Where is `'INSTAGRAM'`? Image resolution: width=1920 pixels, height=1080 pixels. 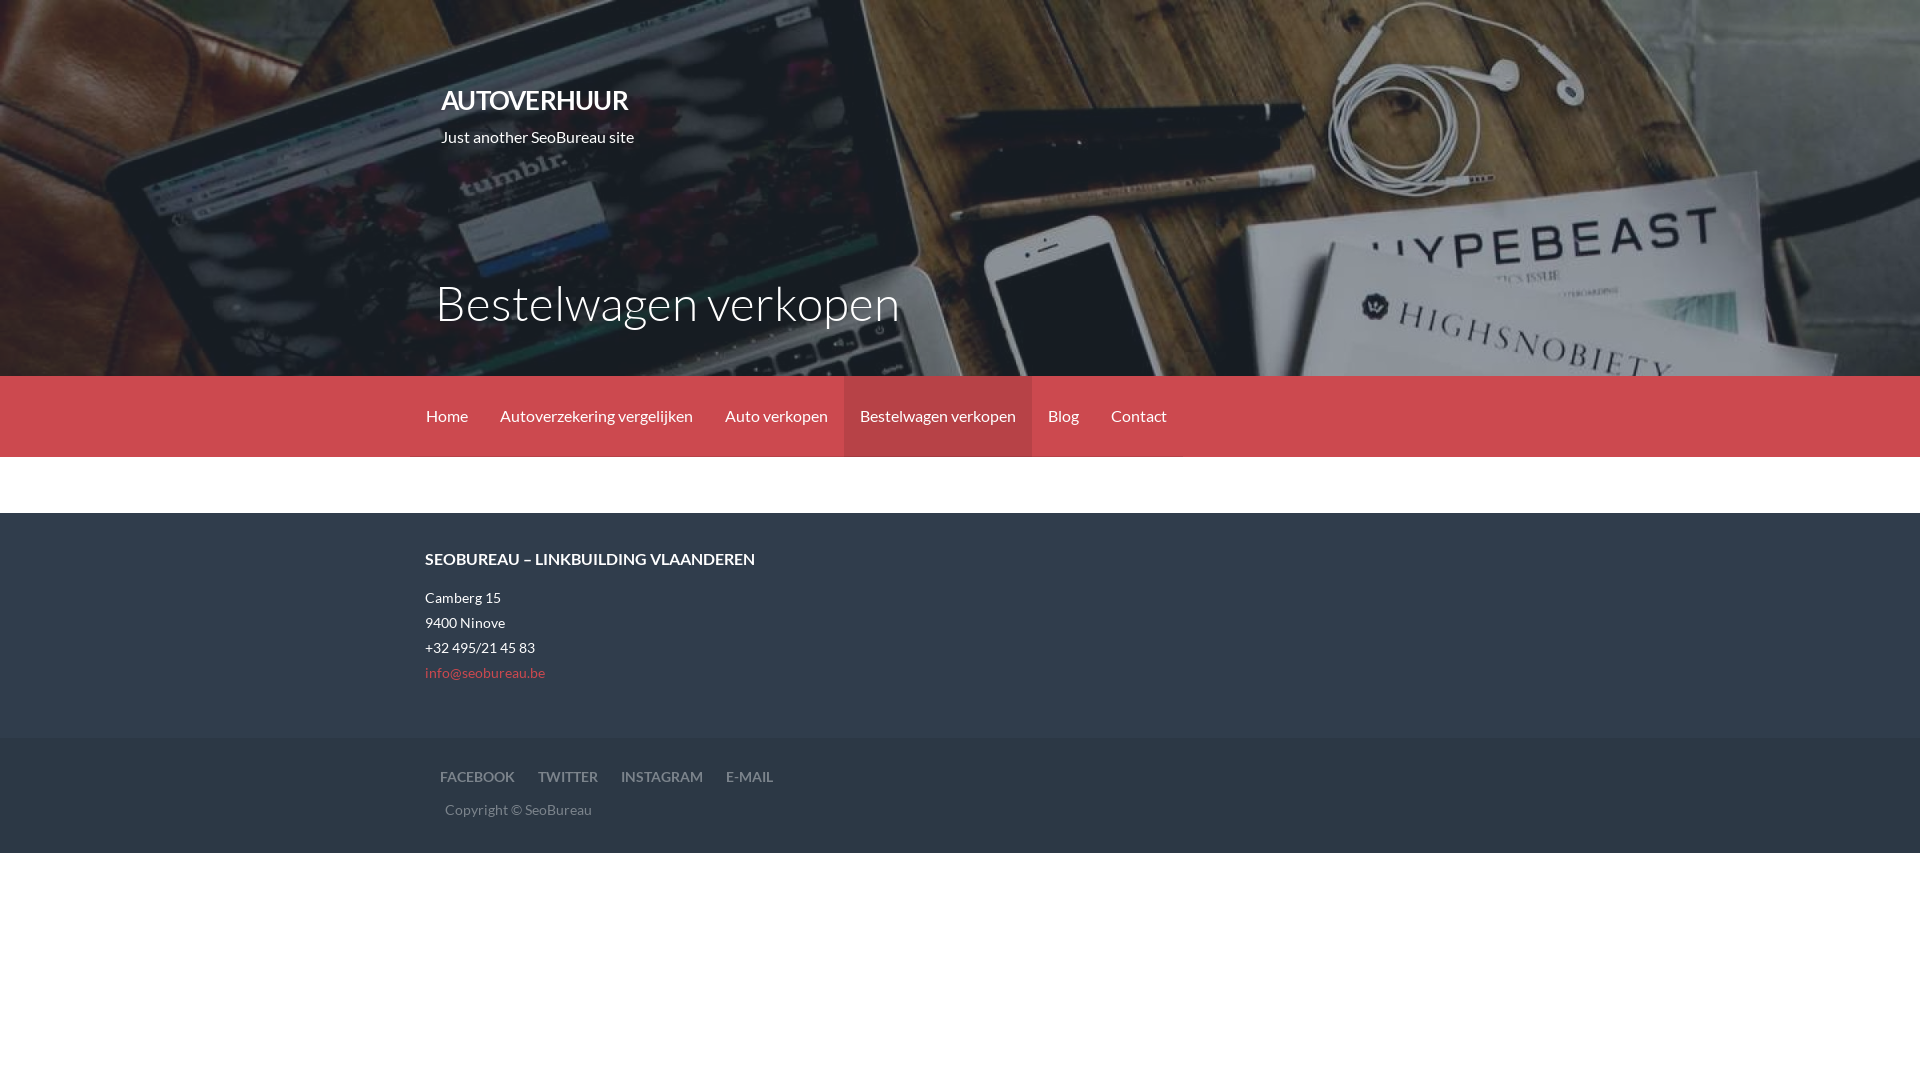 'INSTAGRAM' is located at coordinates (619, 775).